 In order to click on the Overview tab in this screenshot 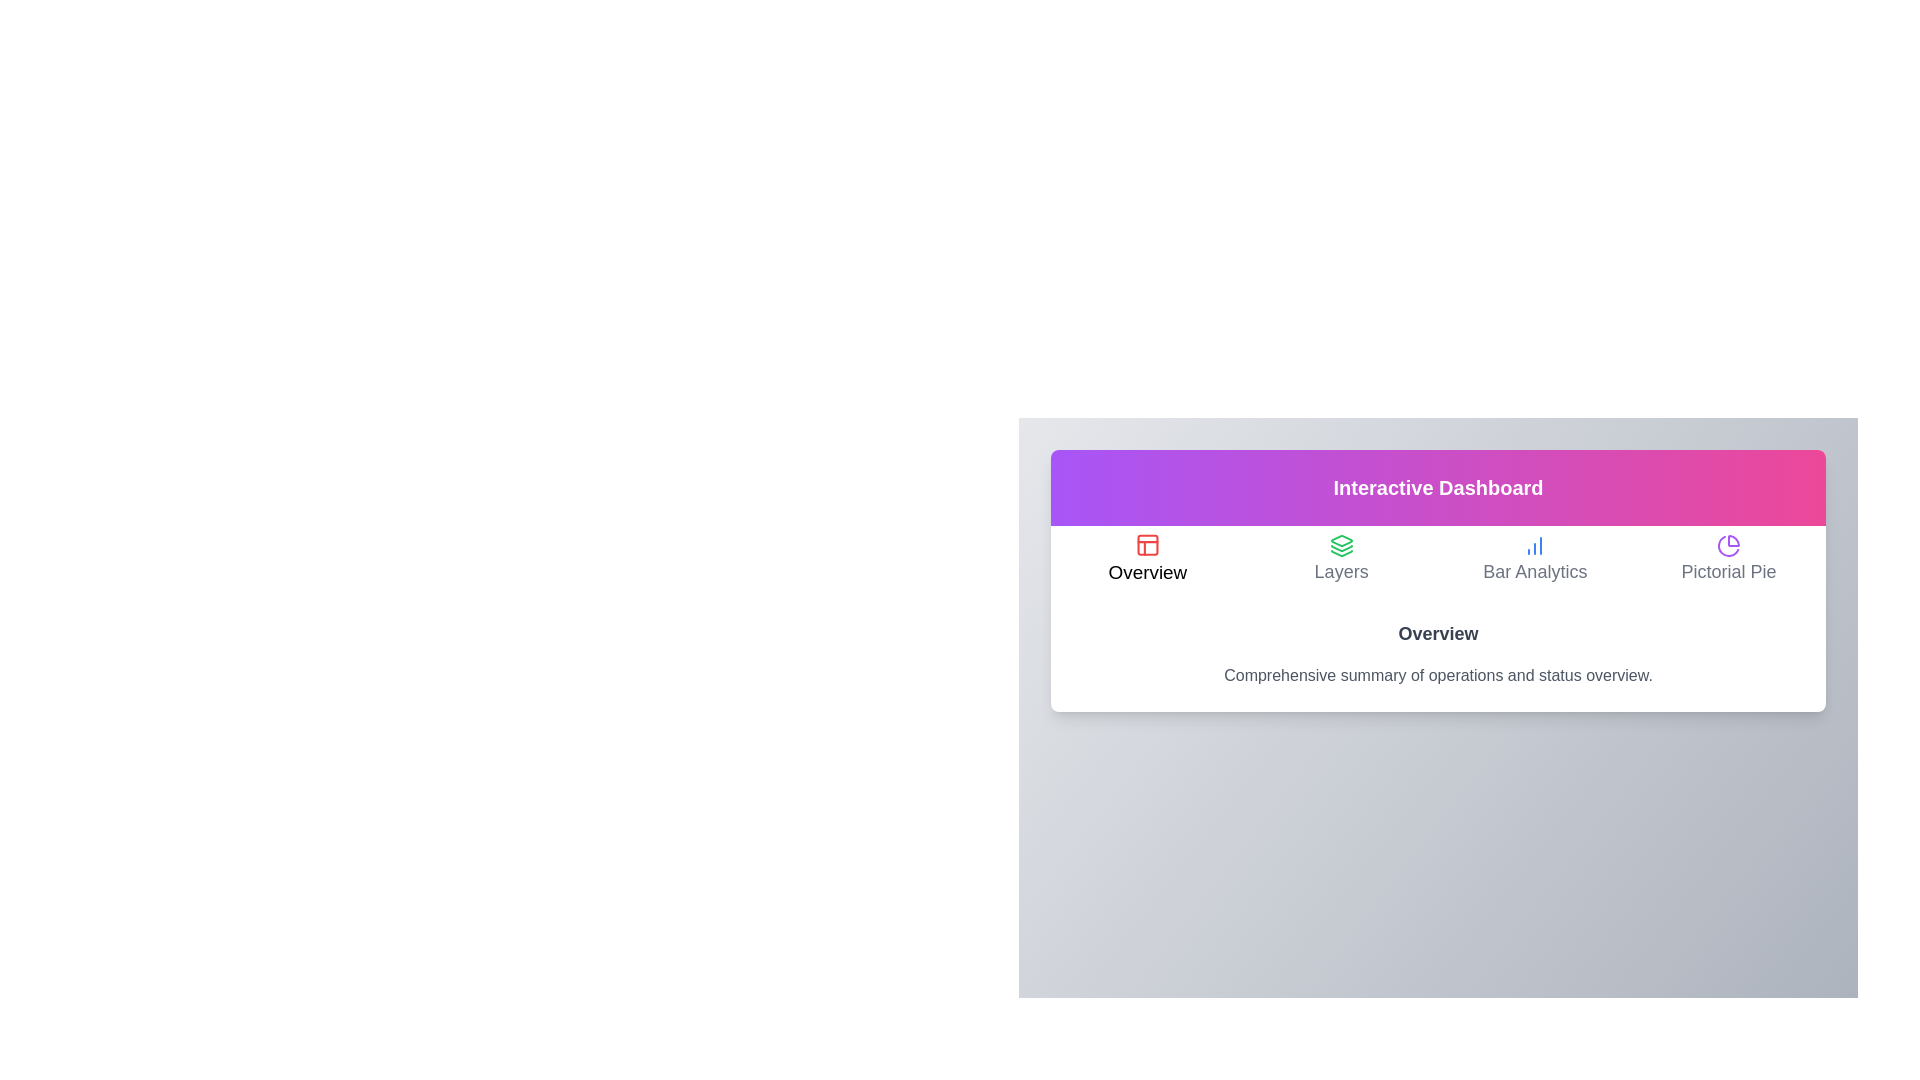, I will do `click(1147, 560)`.